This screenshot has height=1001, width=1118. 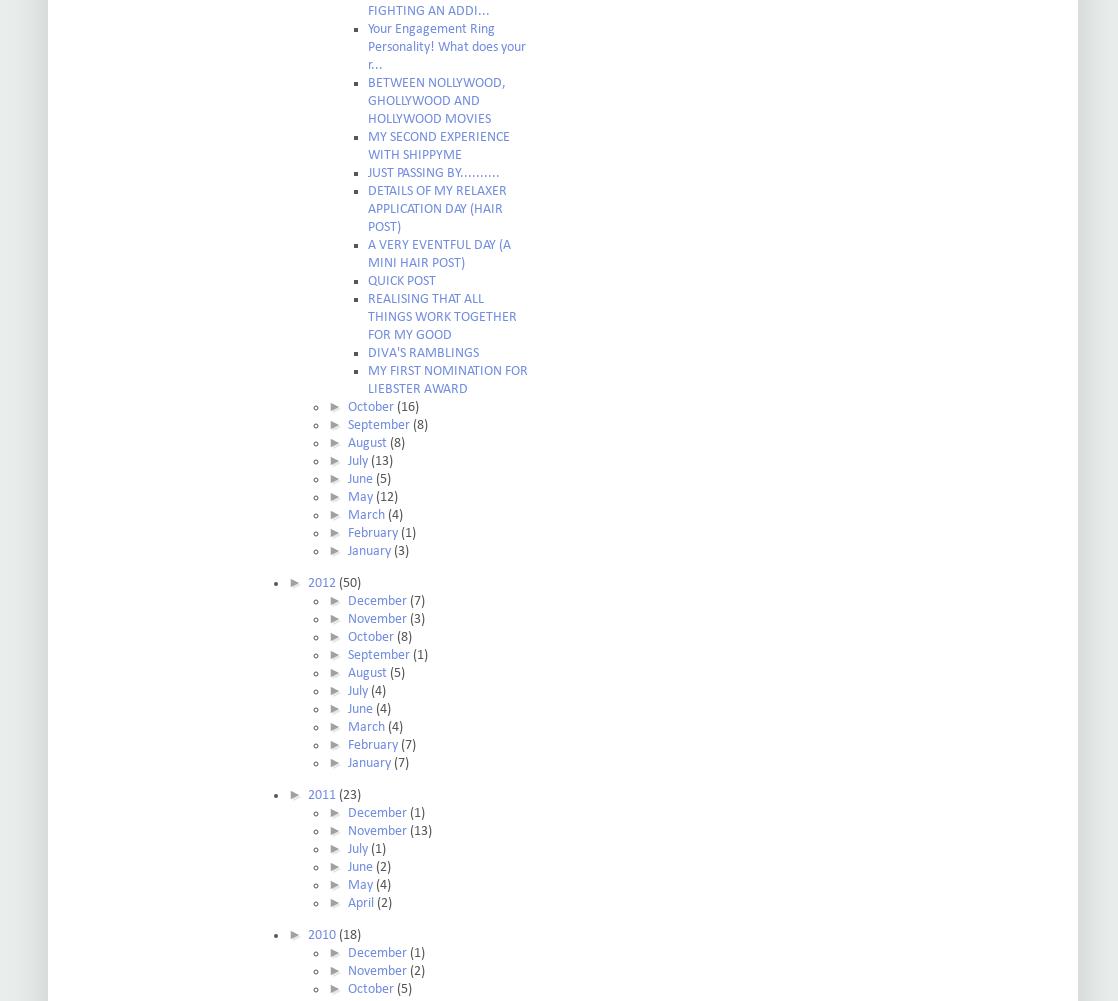 What do you see at coordinates (436, 100) in the screenshot?
I see `'BETWEEN NOLLYWOOD, GHOLLYWOOD AND HOLLYWOOD MOVIES'` at bounding box center [436, 100].